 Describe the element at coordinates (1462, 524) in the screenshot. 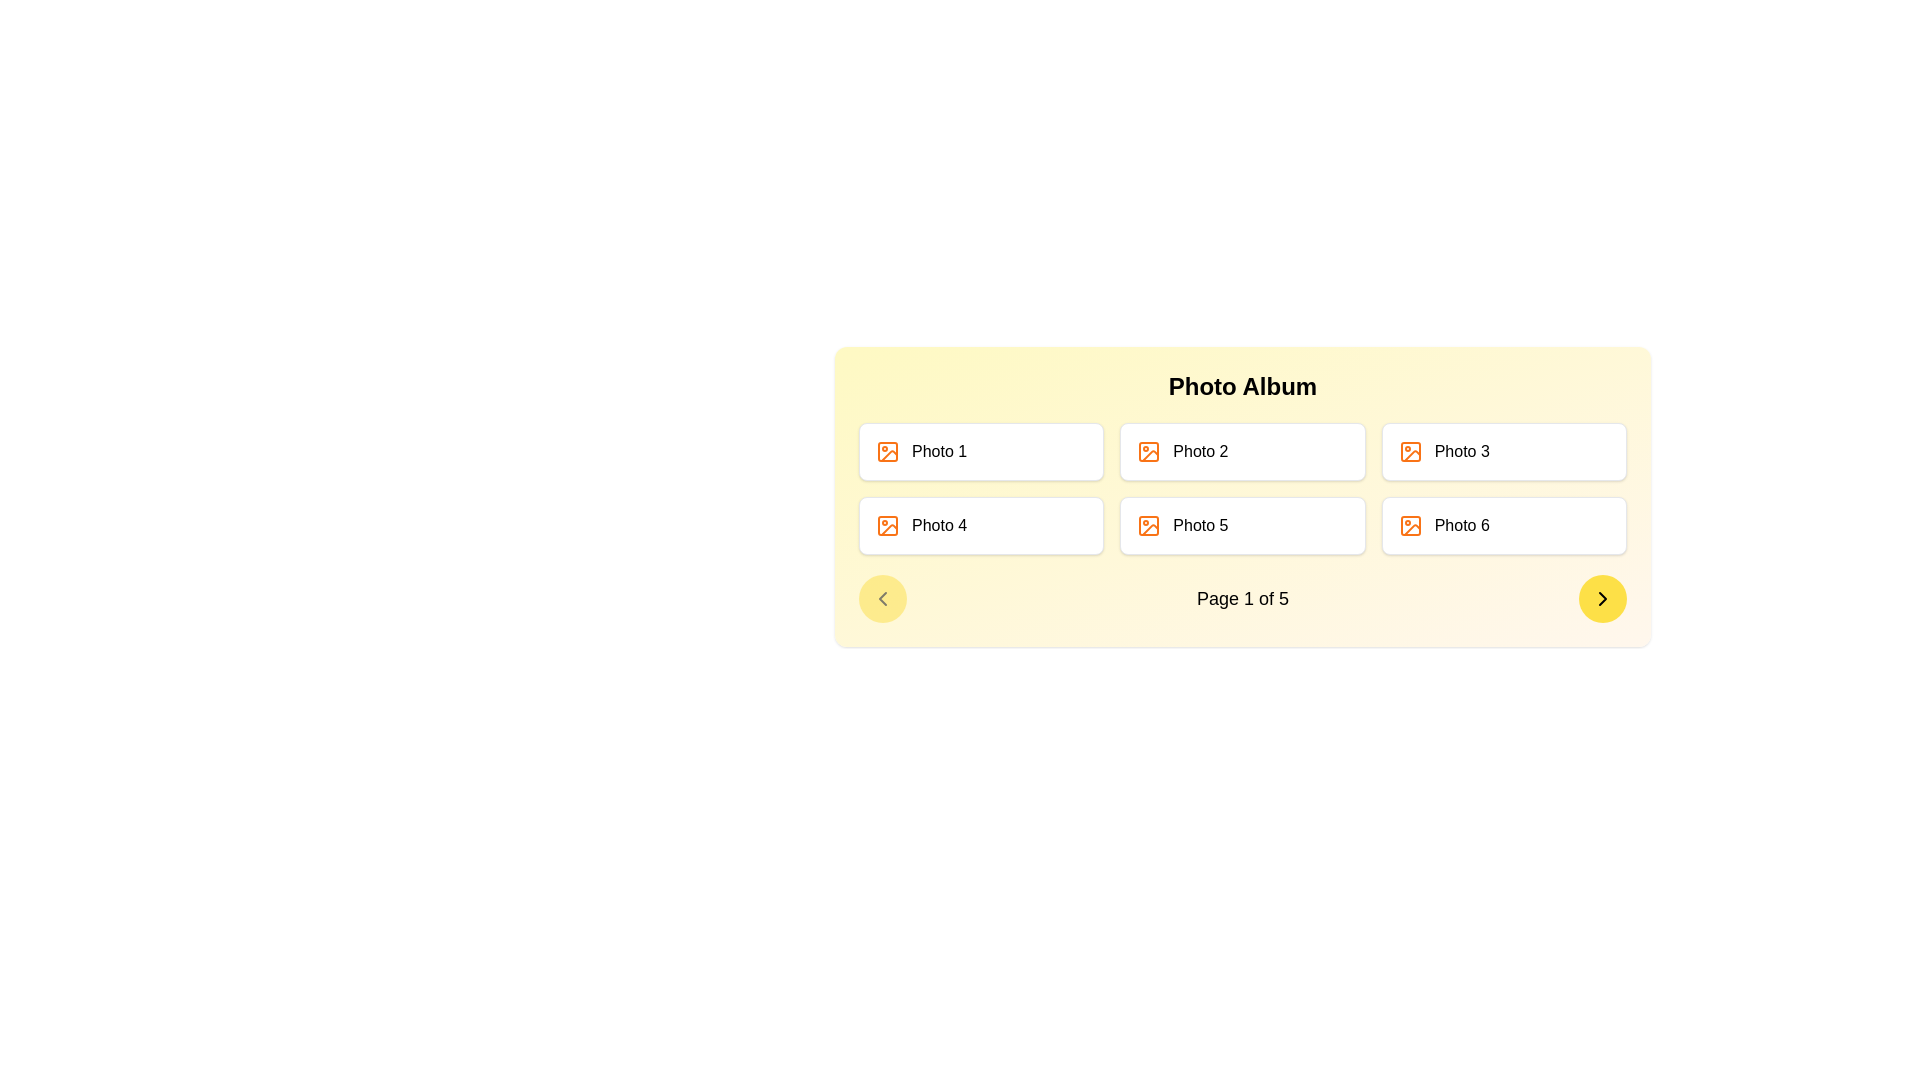

I see `the text label that provides the title or name of the photo located in the bottom-right card of the photo album interface` at that location.